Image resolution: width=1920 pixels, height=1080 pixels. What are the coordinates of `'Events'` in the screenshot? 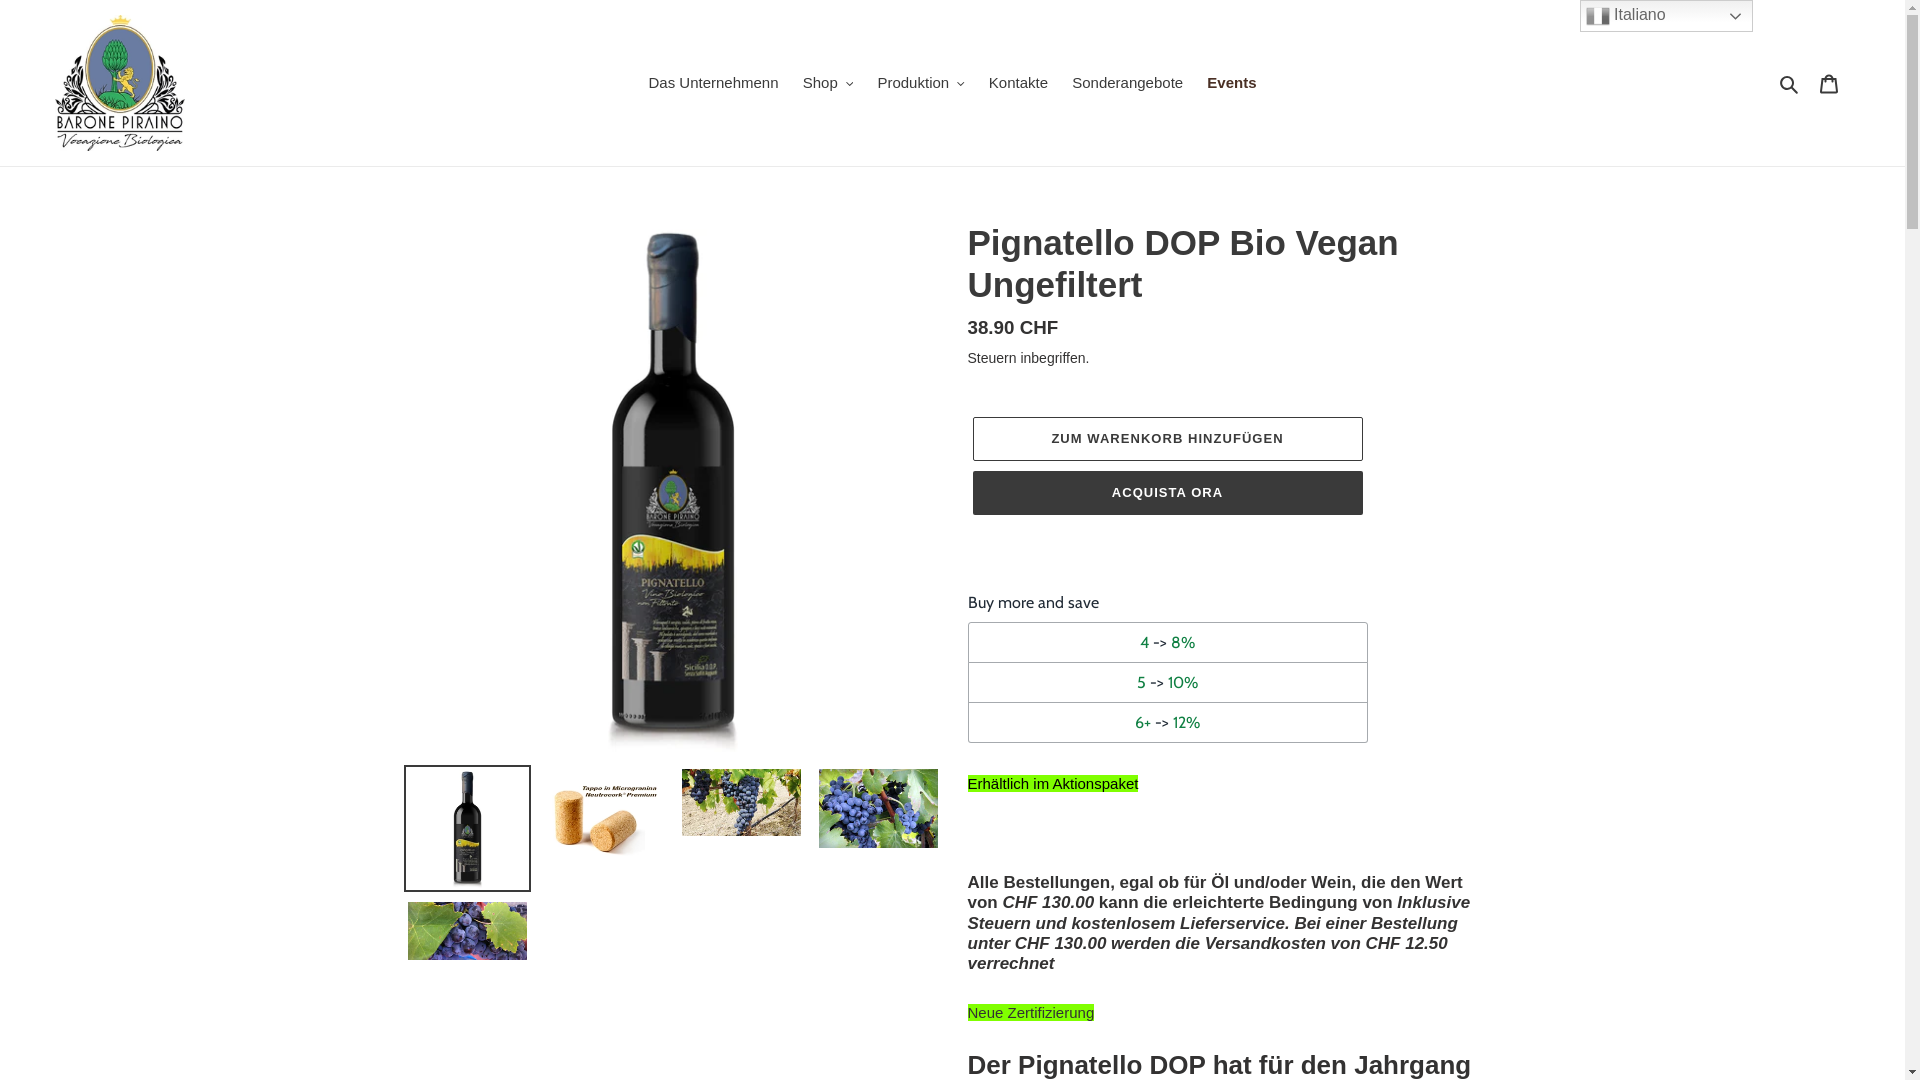 It's located at (1230, 82).